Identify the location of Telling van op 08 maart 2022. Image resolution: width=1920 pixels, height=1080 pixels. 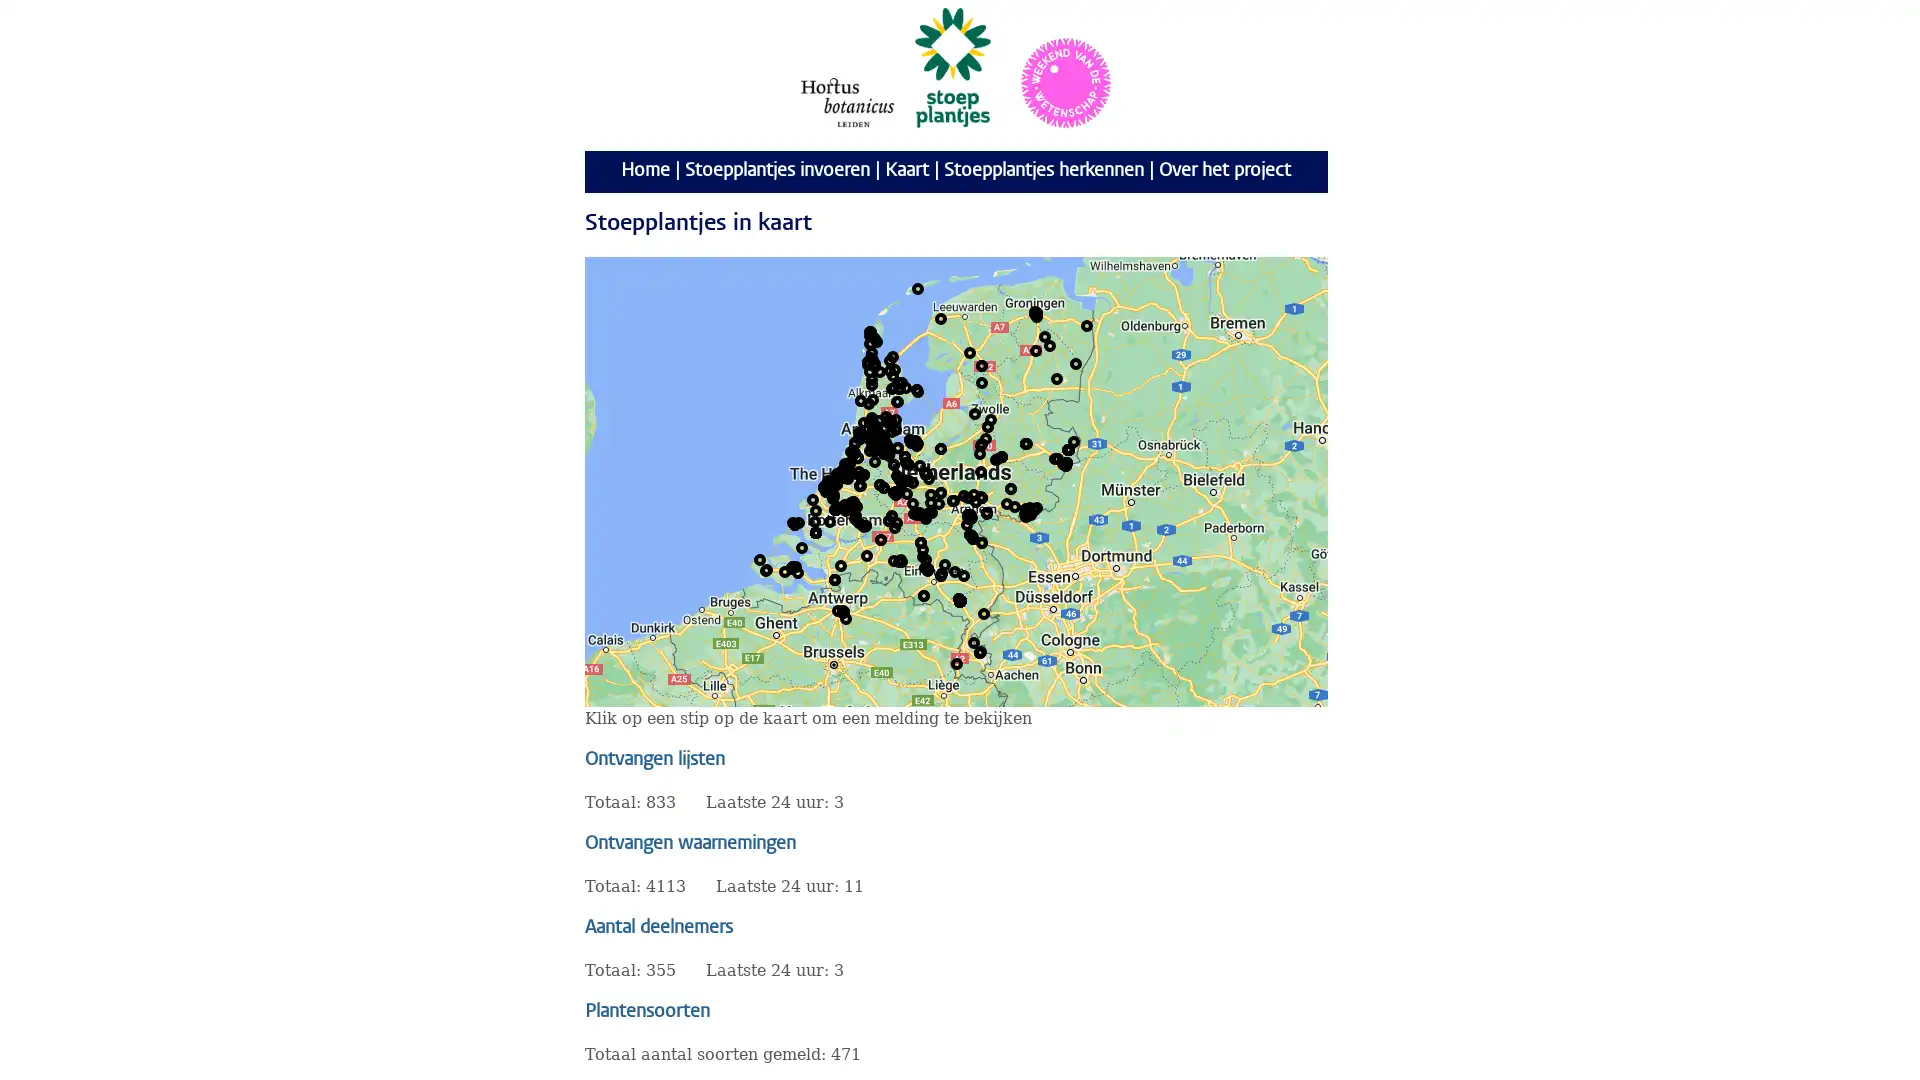
(874, 447).